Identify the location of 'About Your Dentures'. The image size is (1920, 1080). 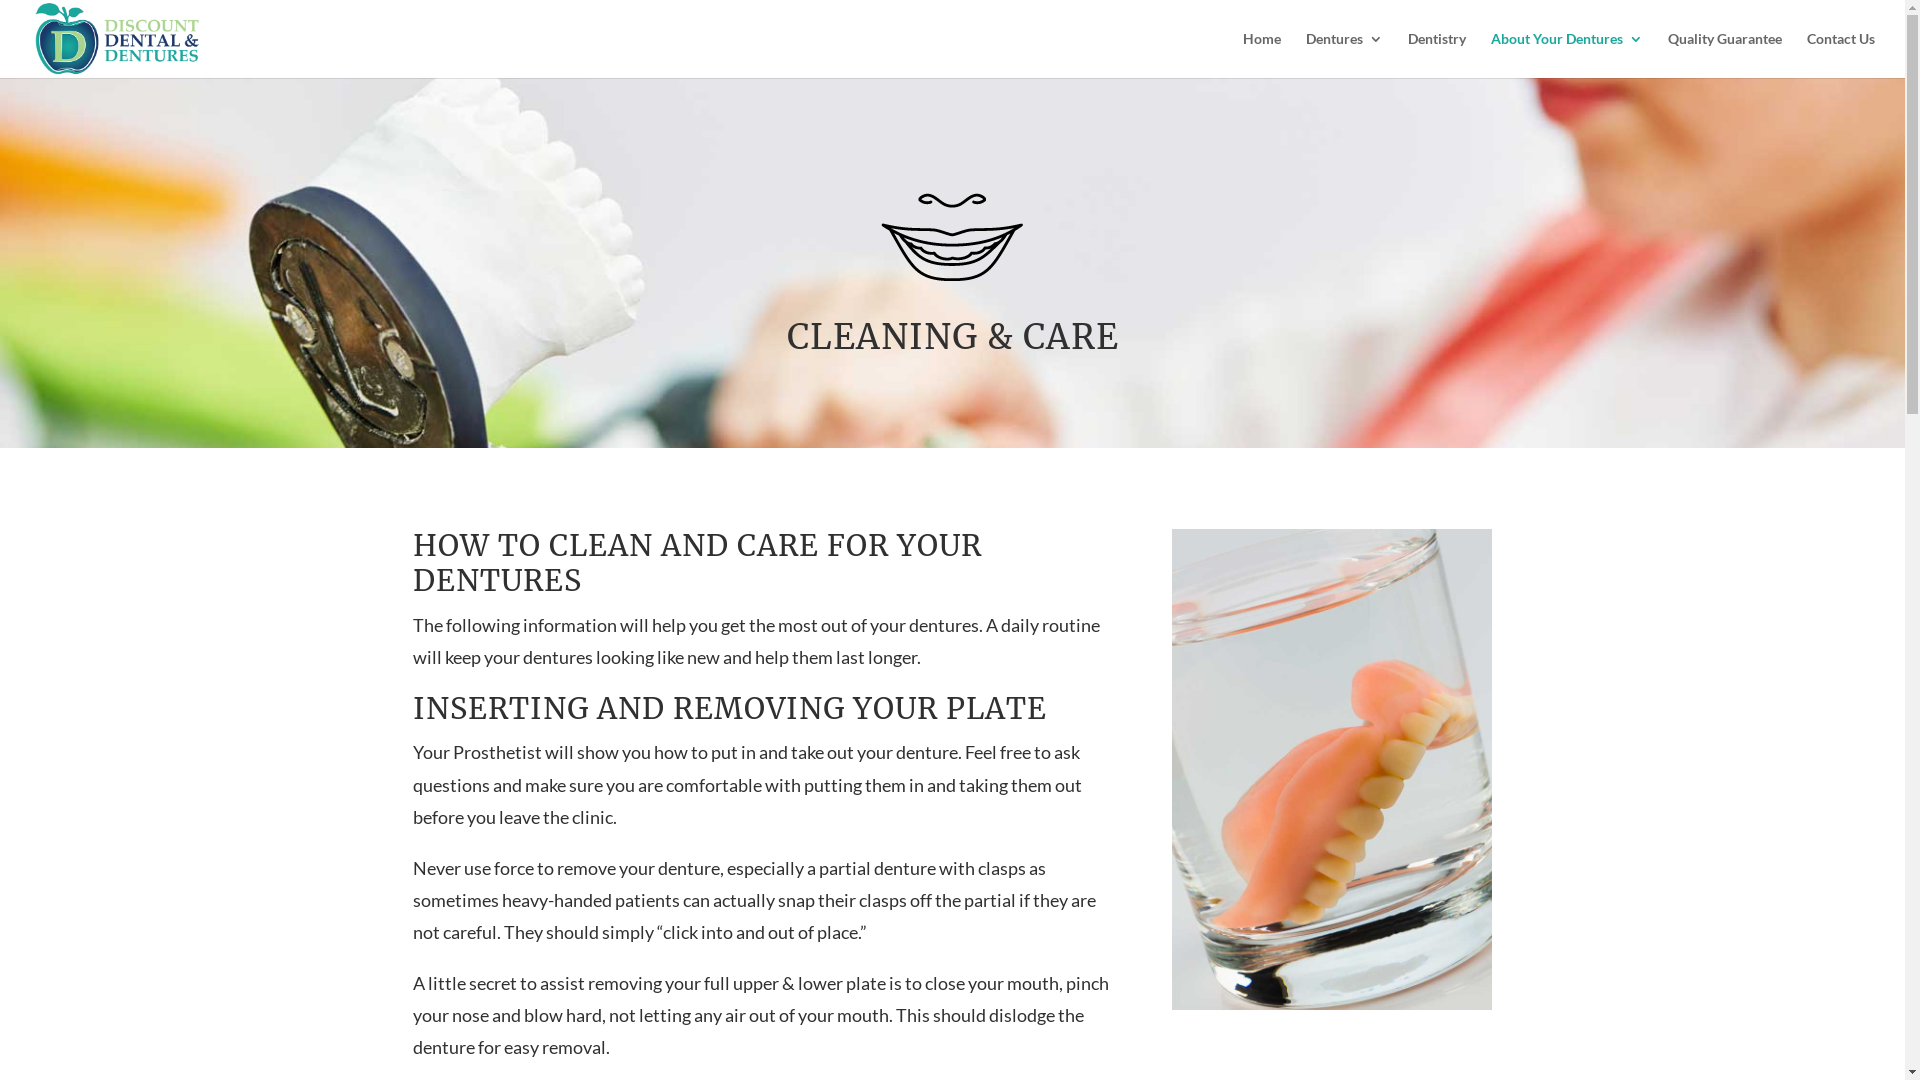
(1565, 53).